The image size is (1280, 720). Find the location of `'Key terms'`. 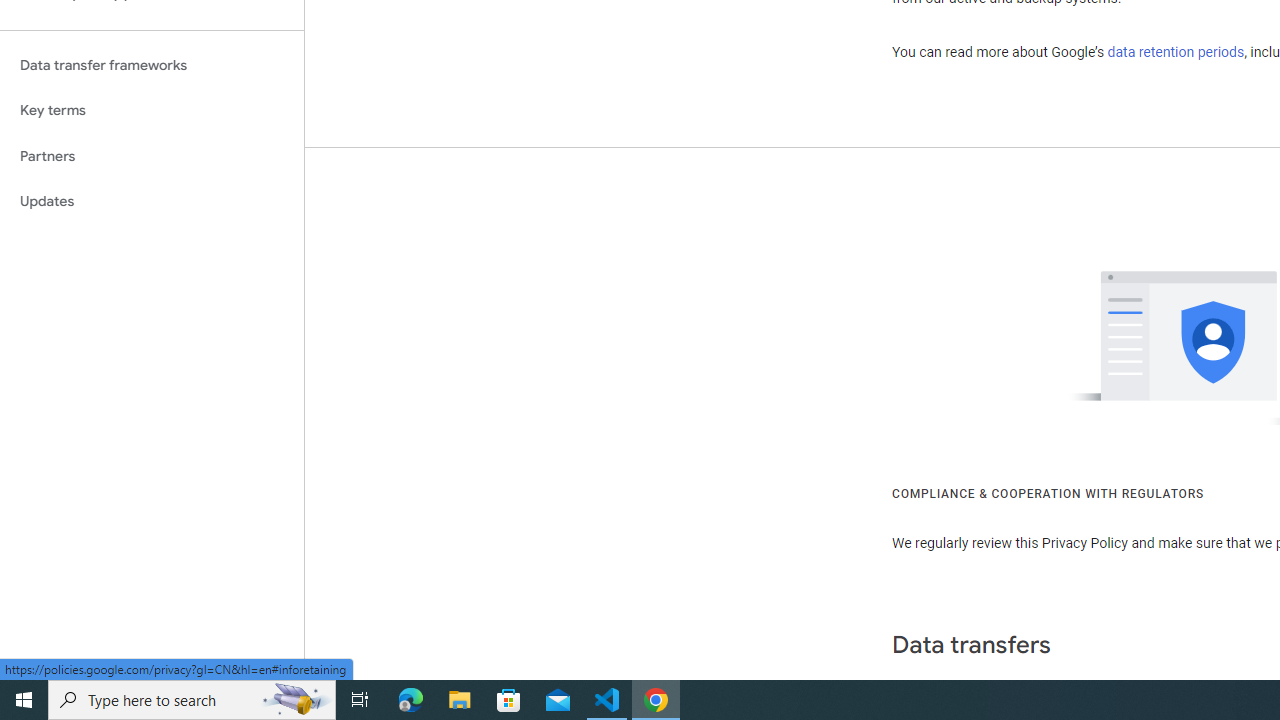

'Key terms' is located at coordinates (151, 110).